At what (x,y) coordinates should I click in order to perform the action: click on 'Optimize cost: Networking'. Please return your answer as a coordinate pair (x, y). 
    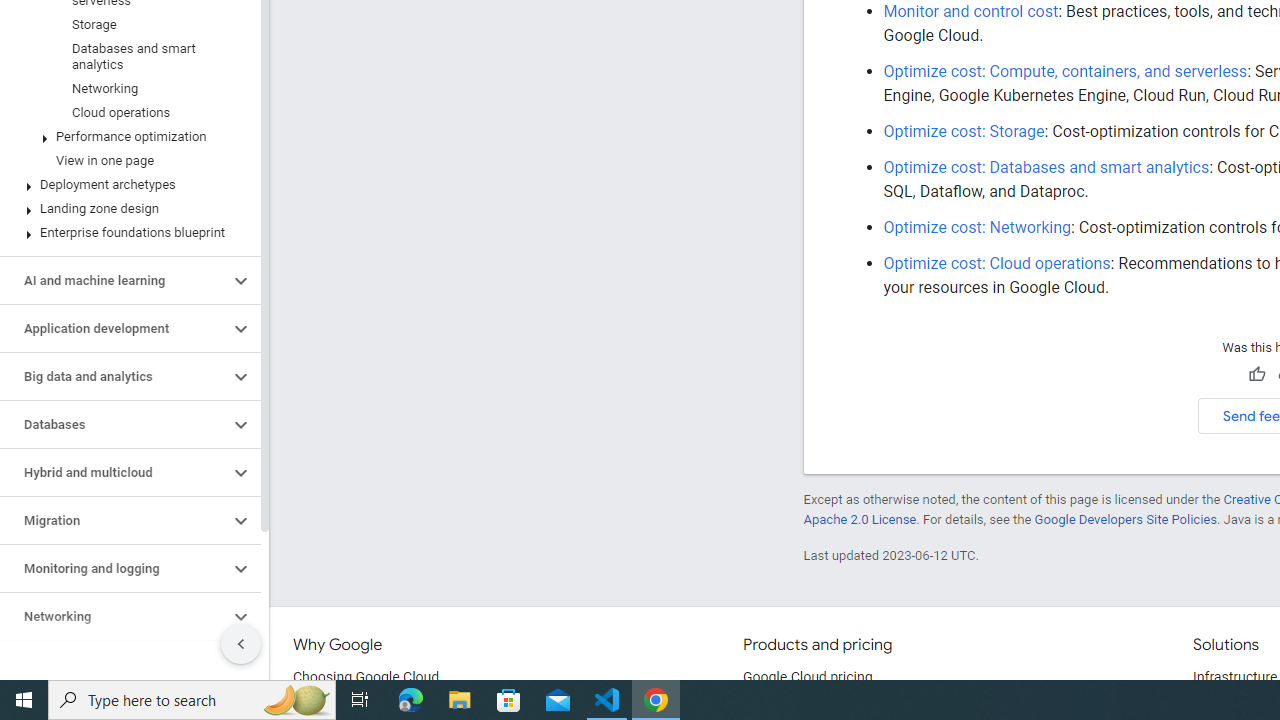
    Looking at the image, I should click on (977, 226).